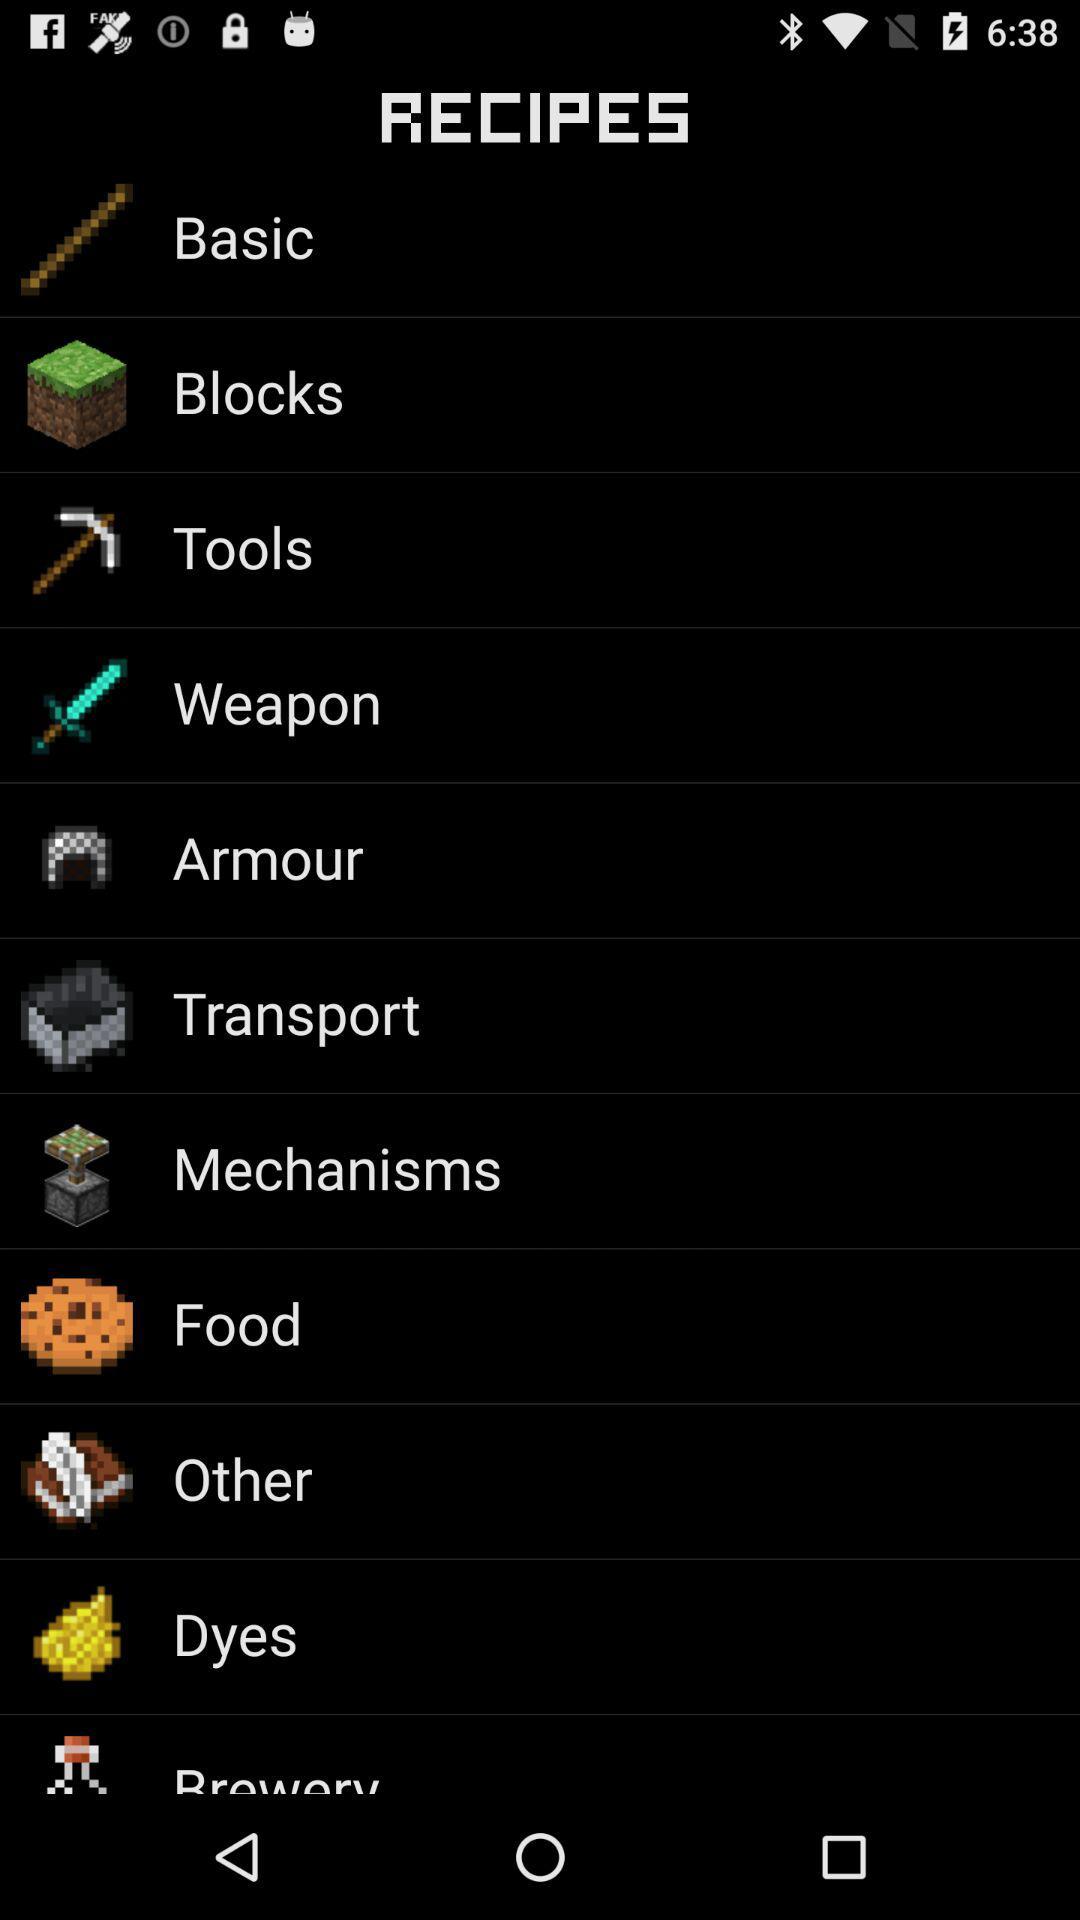 The image size is (1080, 1920). Describe the element at coordinates (236, 1322) in the screenshot. I see `icon above the other app` at that location.